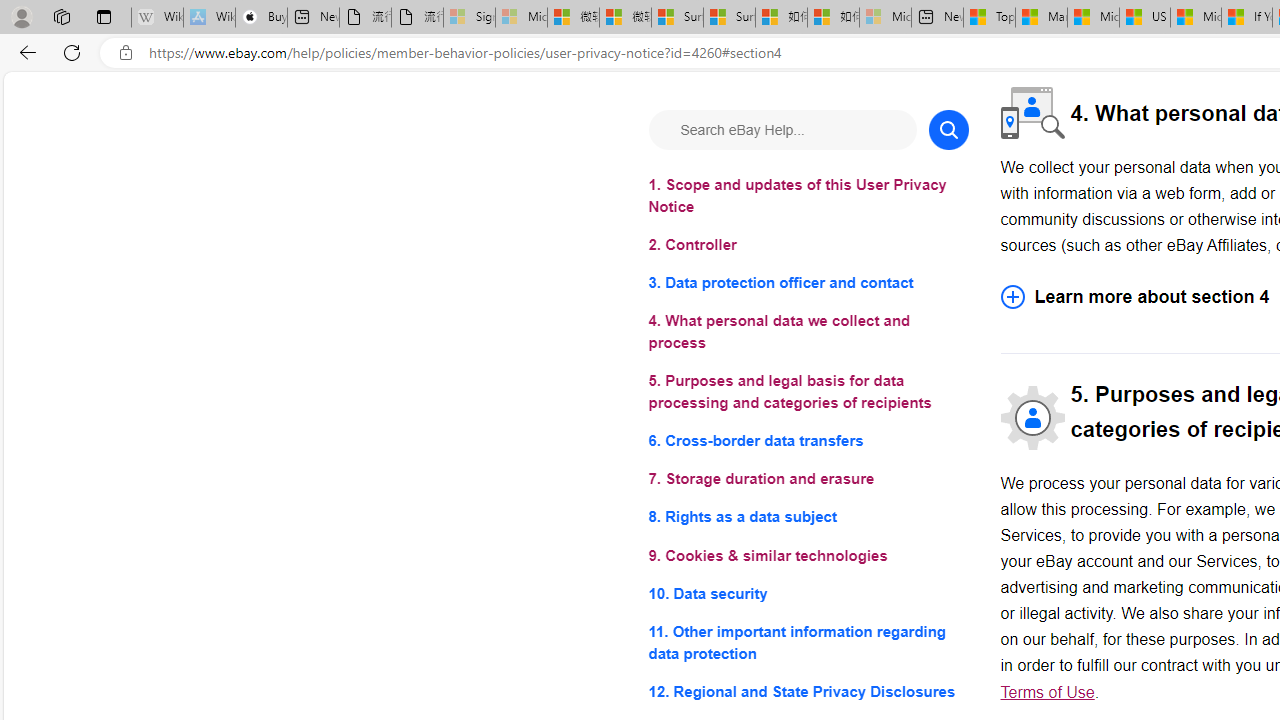 Image resolution: width=1280 pixels, height=720 pixels. Describe the element at coordinates (808, 440) in the screenshot. I see `'6. Cross-border data transfers'` at that location.